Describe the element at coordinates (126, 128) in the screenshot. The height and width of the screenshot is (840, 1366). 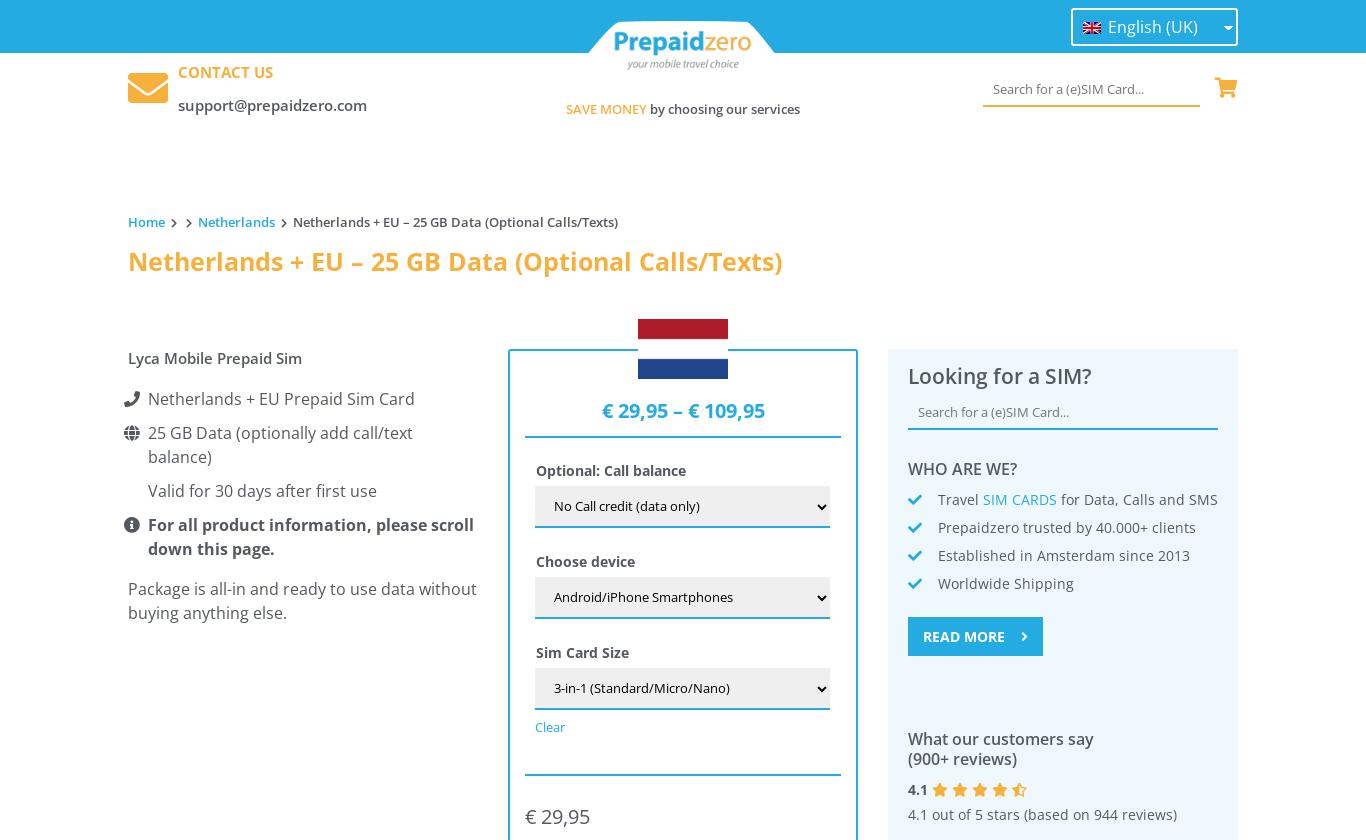
I see `'– After first use the data bundle is valid for 30 days.'` at that location.